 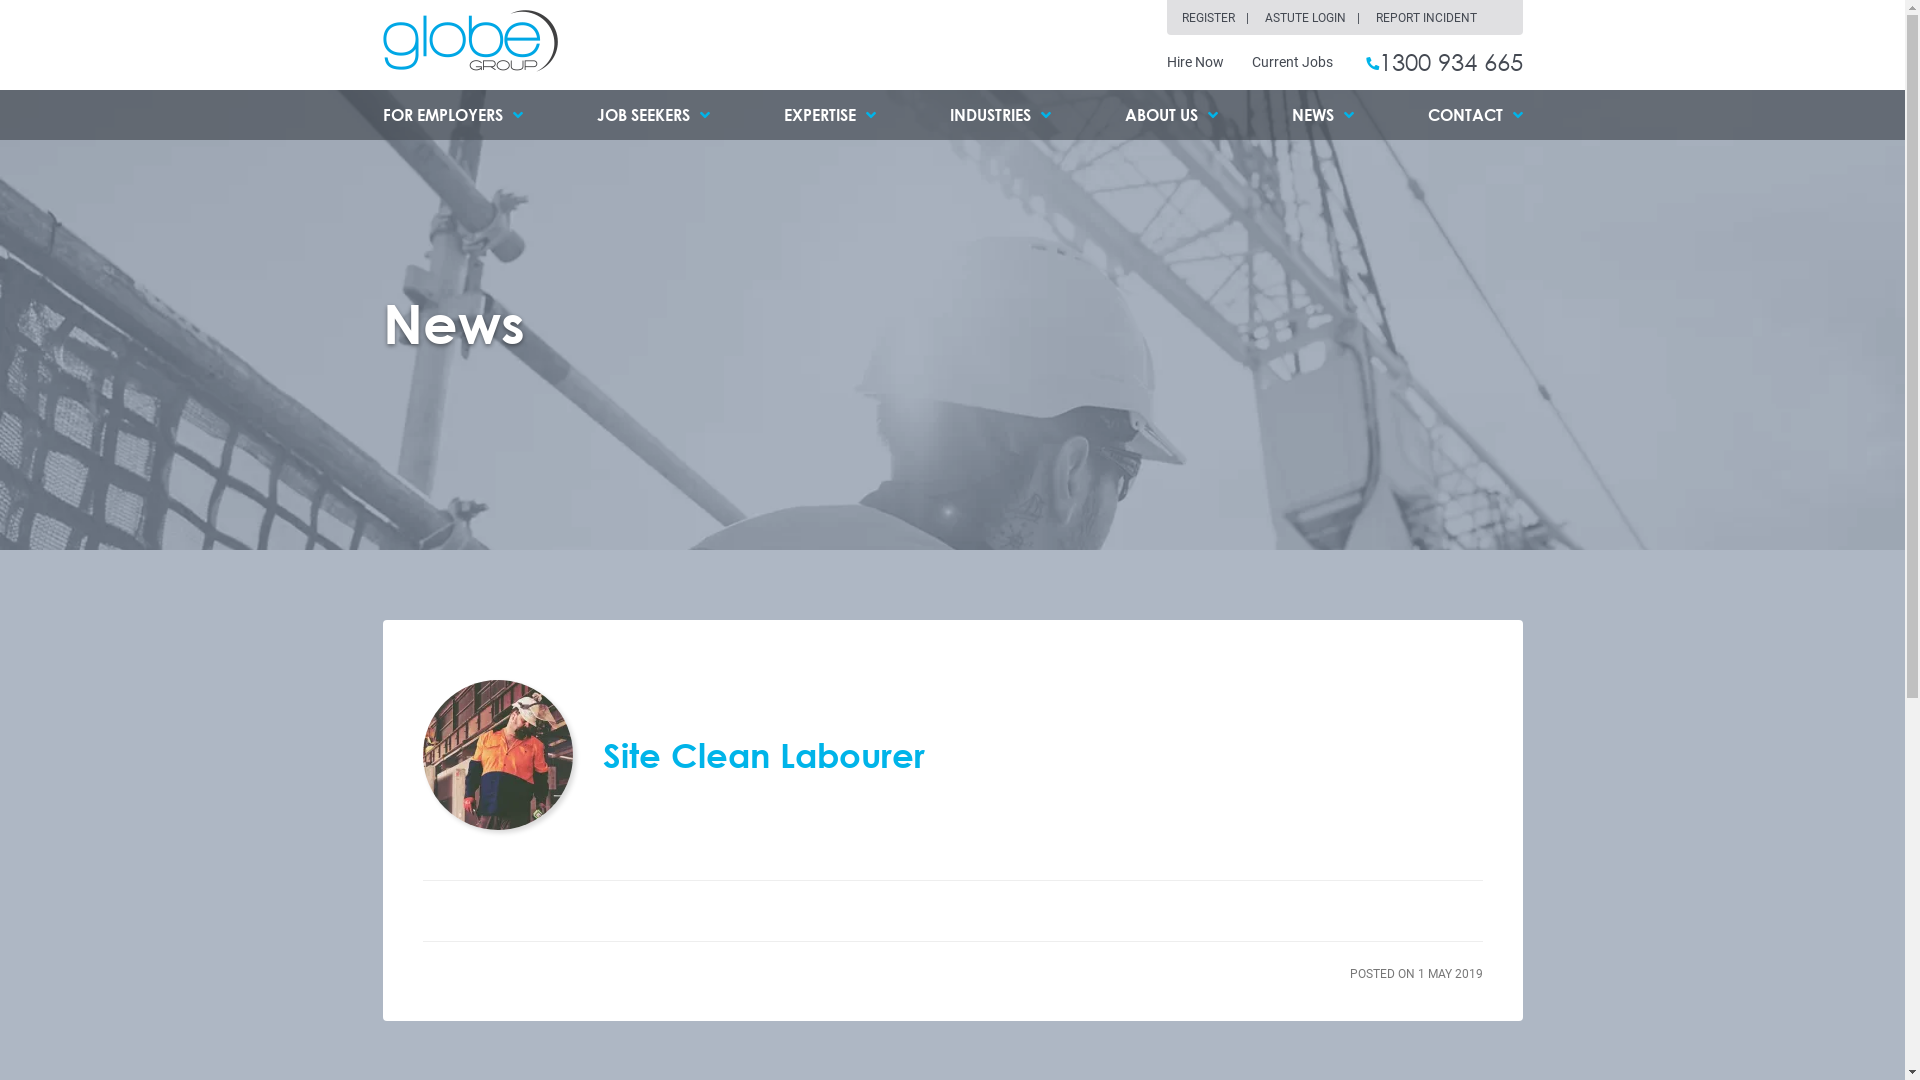 What do you see at coordinates (1166, 60) in the screenshot?
I see `'Hire Now'` at bounding box center [1166, 60].